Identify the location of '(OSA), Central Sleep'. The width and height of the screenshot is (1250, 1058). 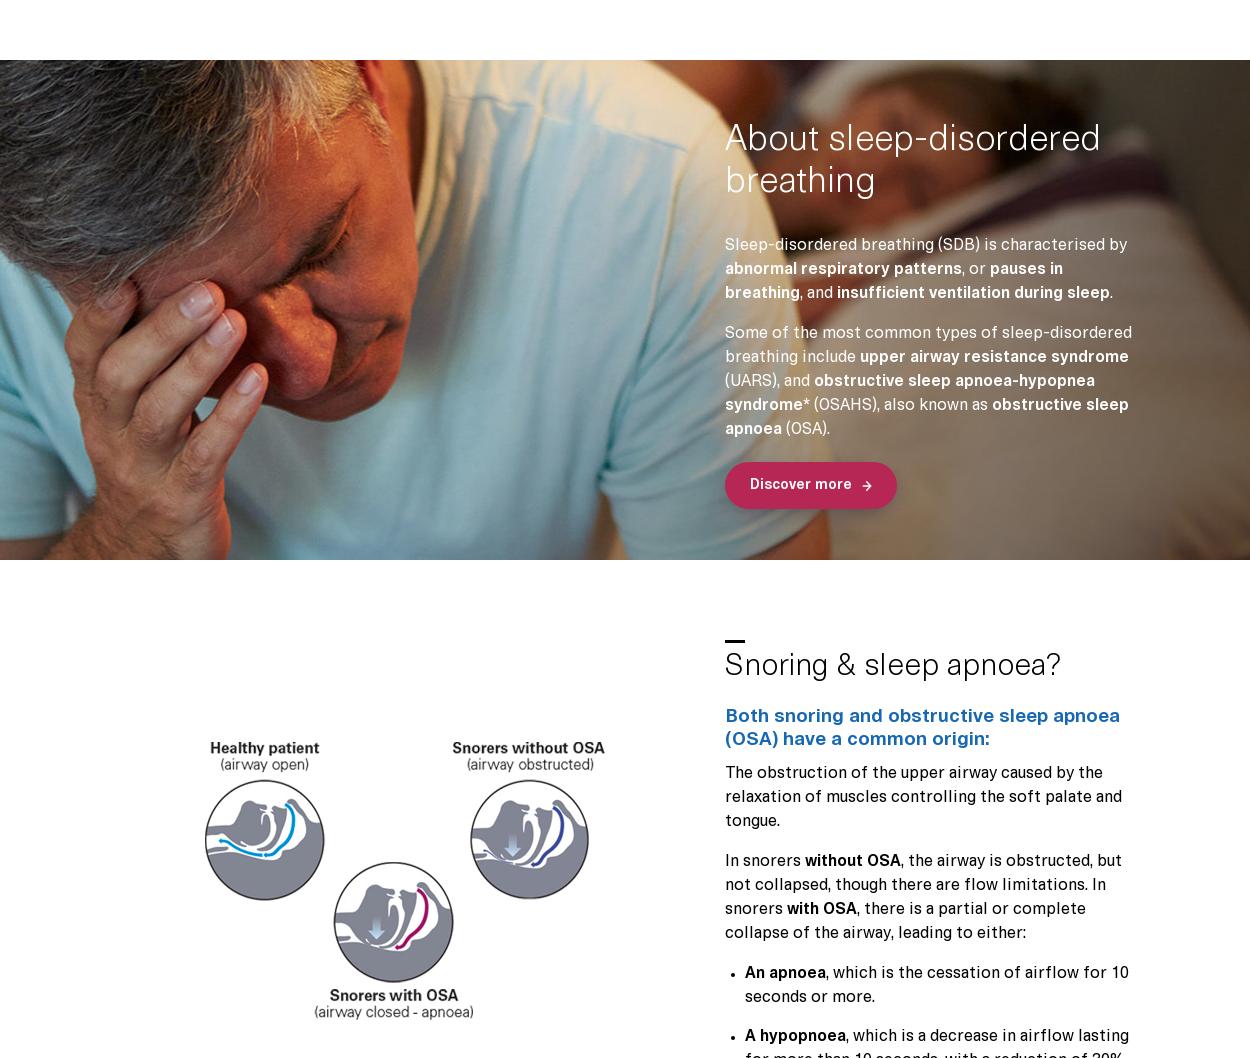
(614, 525).